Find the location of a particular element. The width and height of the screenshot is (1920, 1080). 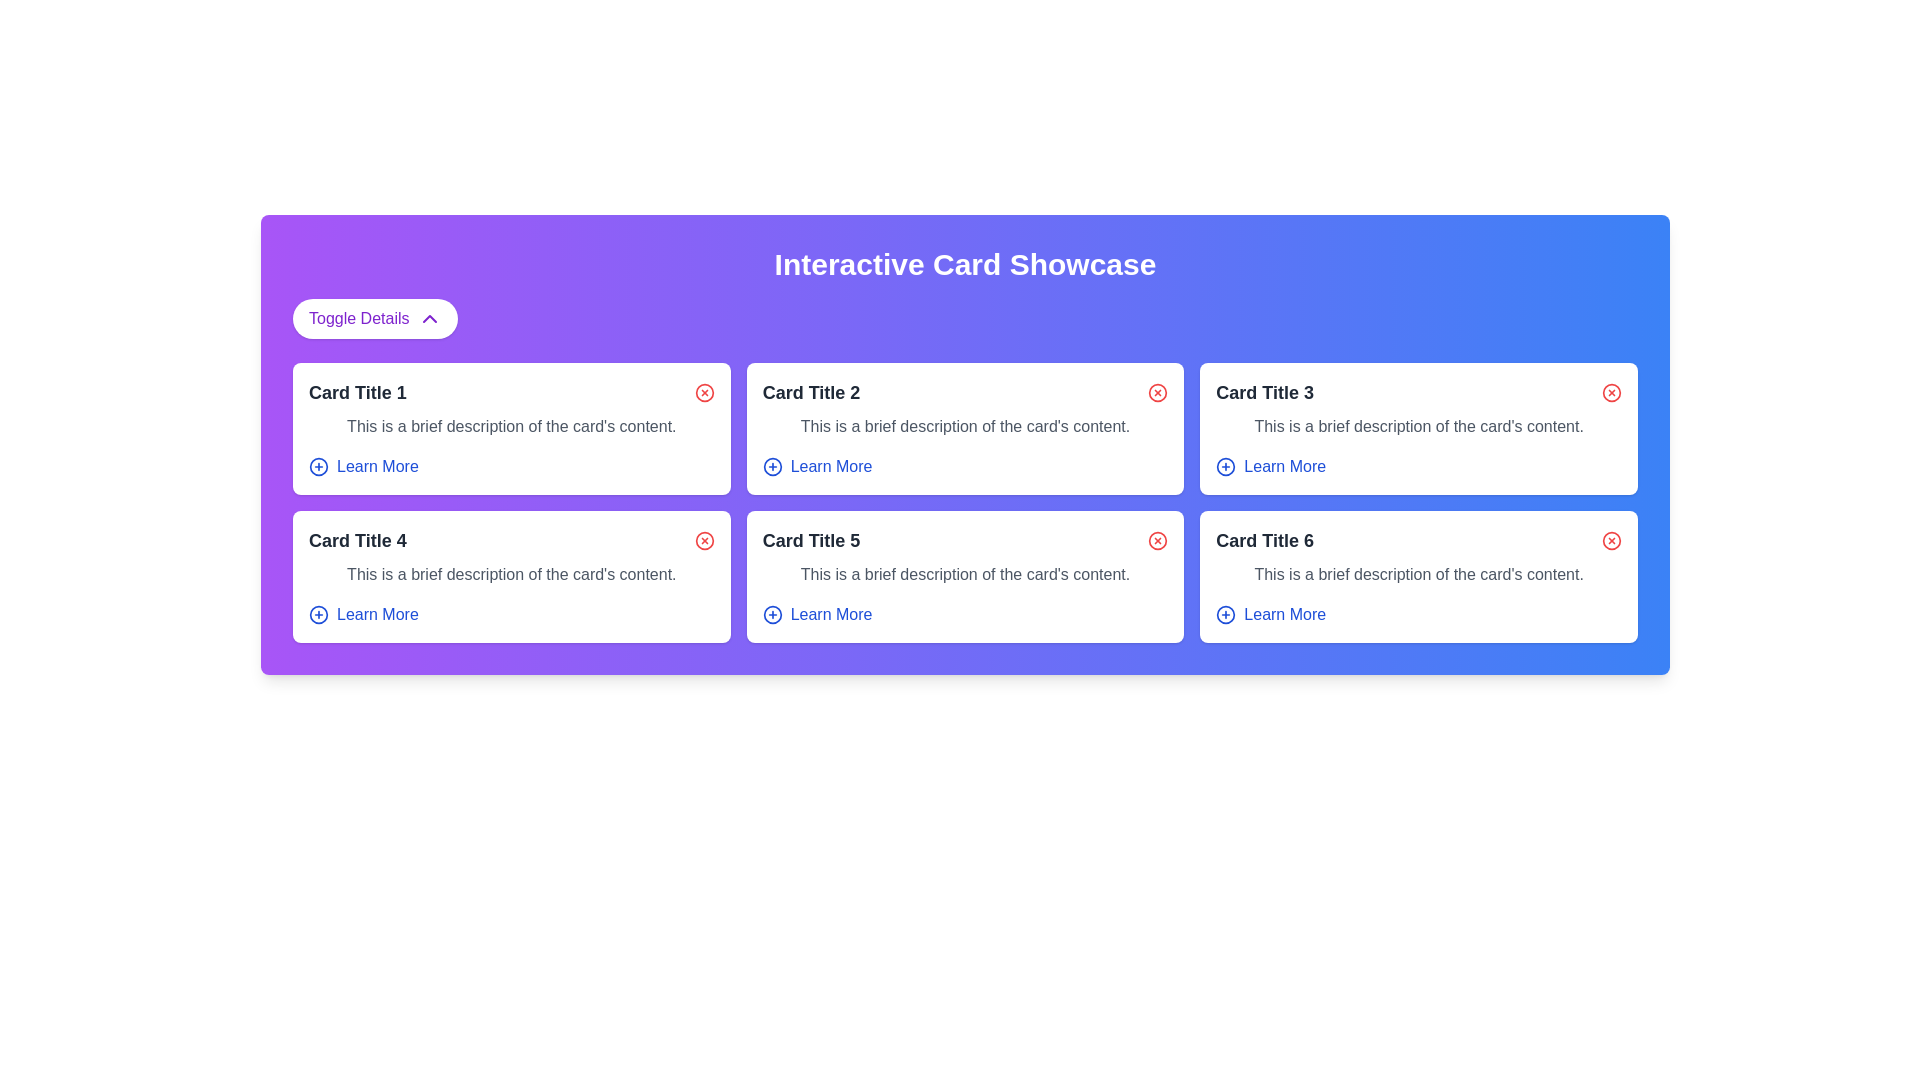

the Icon button located at the leftmost position in the 'Learn More' action row of 'Card Title 3' is located at coordinates (1225, 466).